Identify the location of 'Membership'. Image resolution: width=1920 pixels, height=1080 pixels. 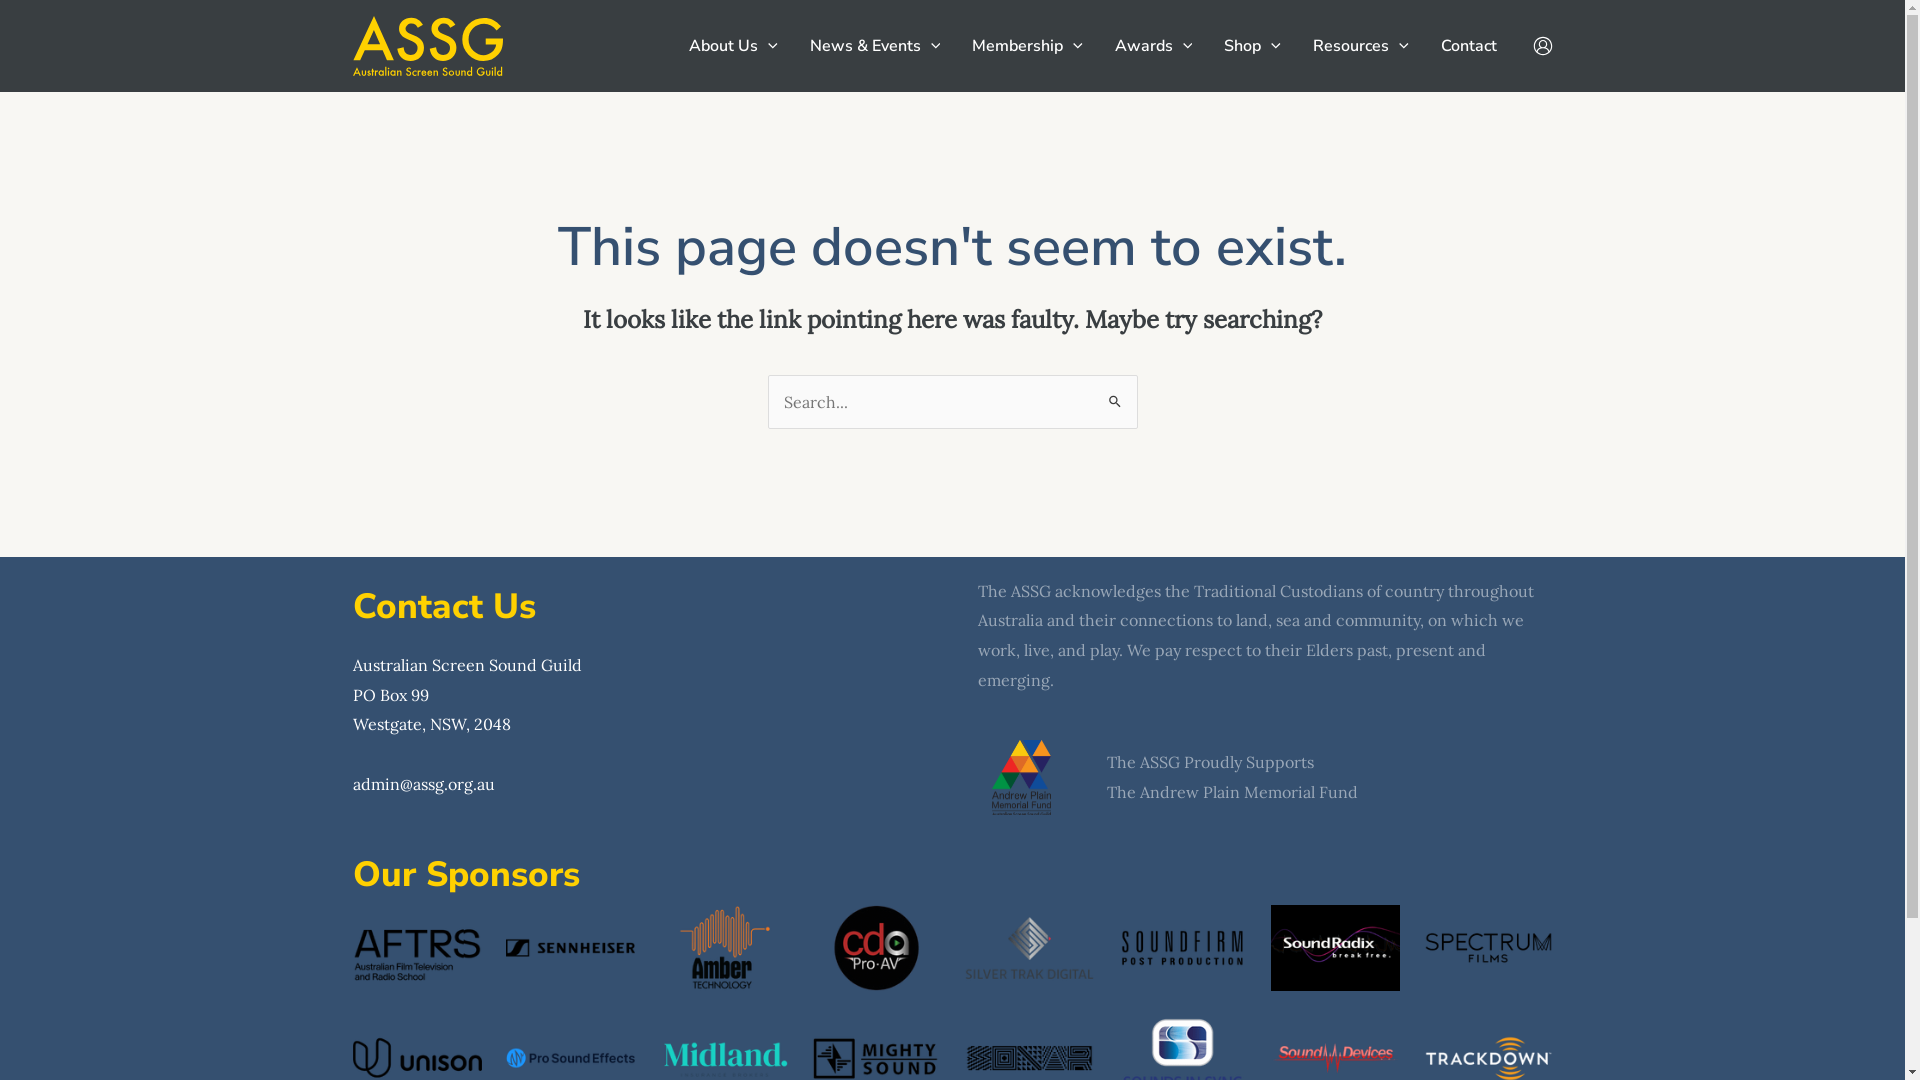
(1027, 45).